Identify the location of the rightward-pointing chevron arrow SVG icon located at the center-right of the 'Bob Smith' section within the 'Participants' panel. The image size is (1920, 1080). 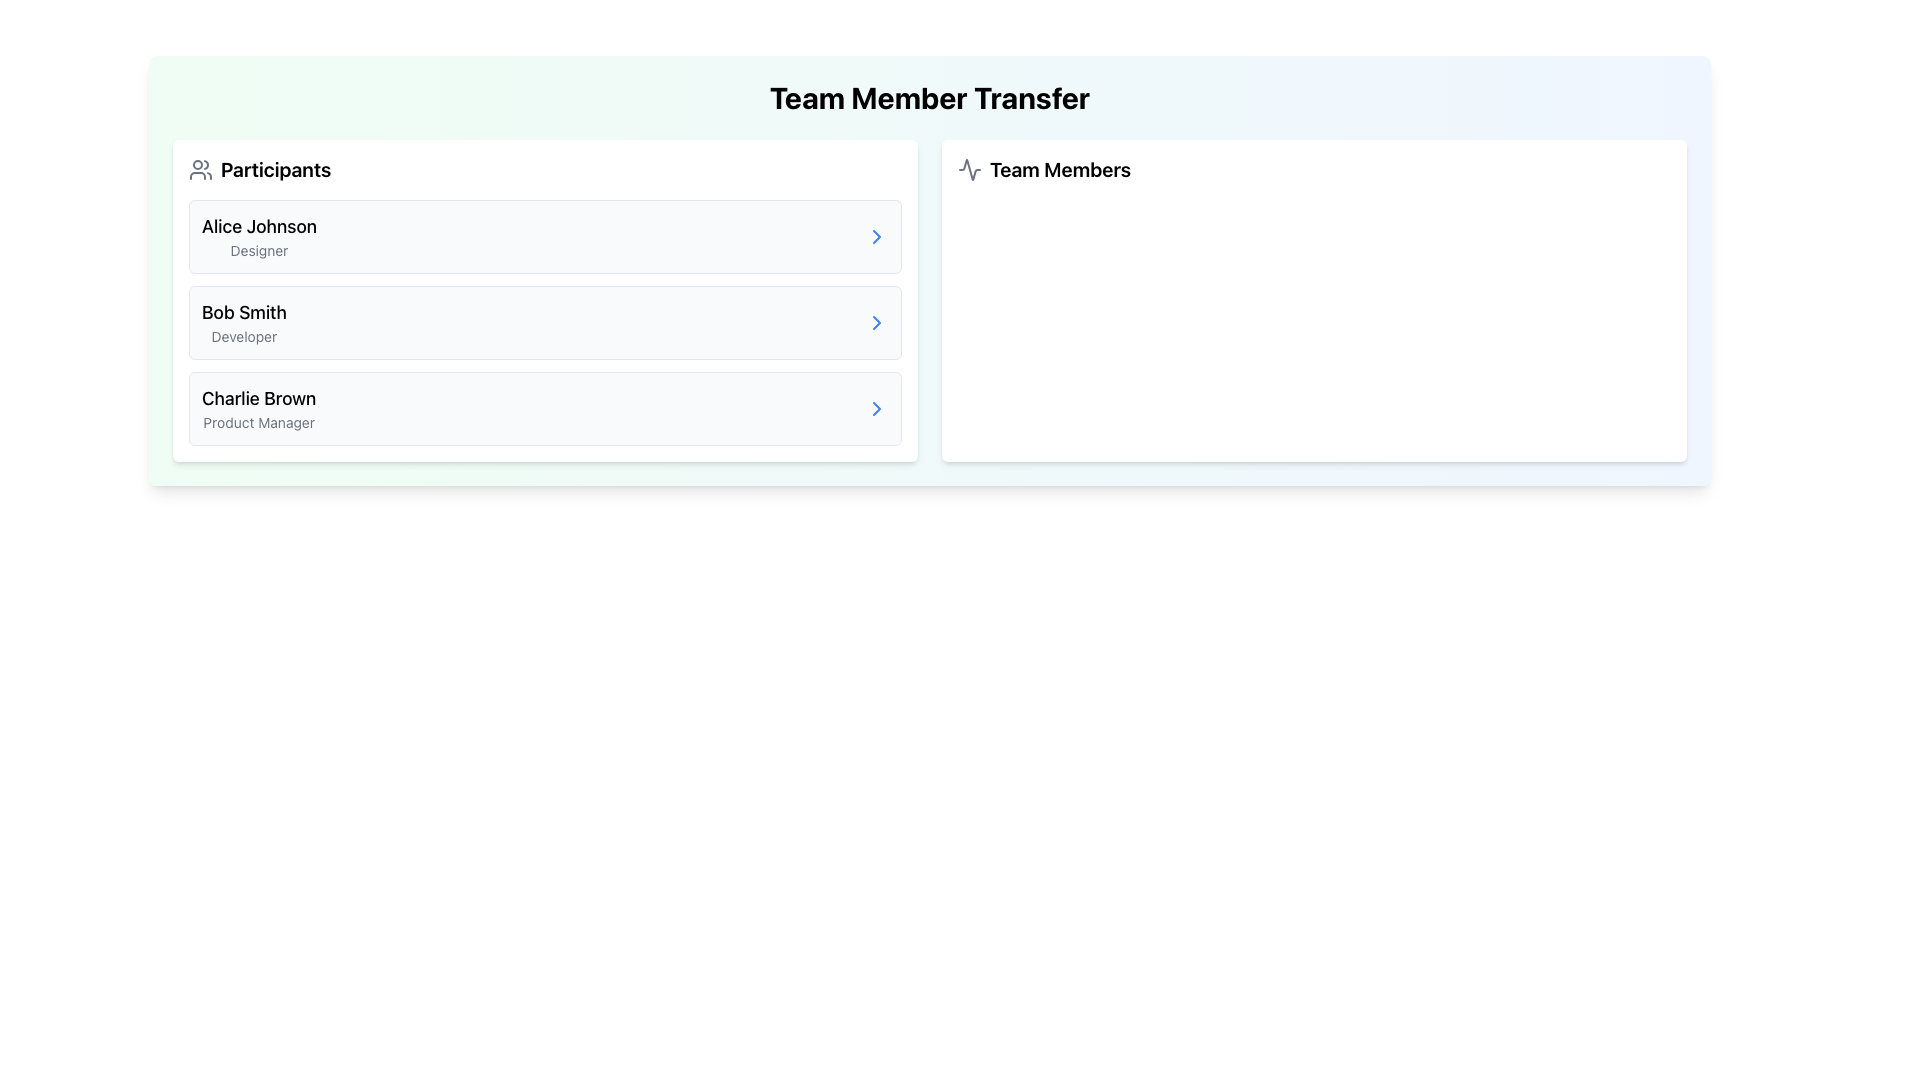
(877, 235).